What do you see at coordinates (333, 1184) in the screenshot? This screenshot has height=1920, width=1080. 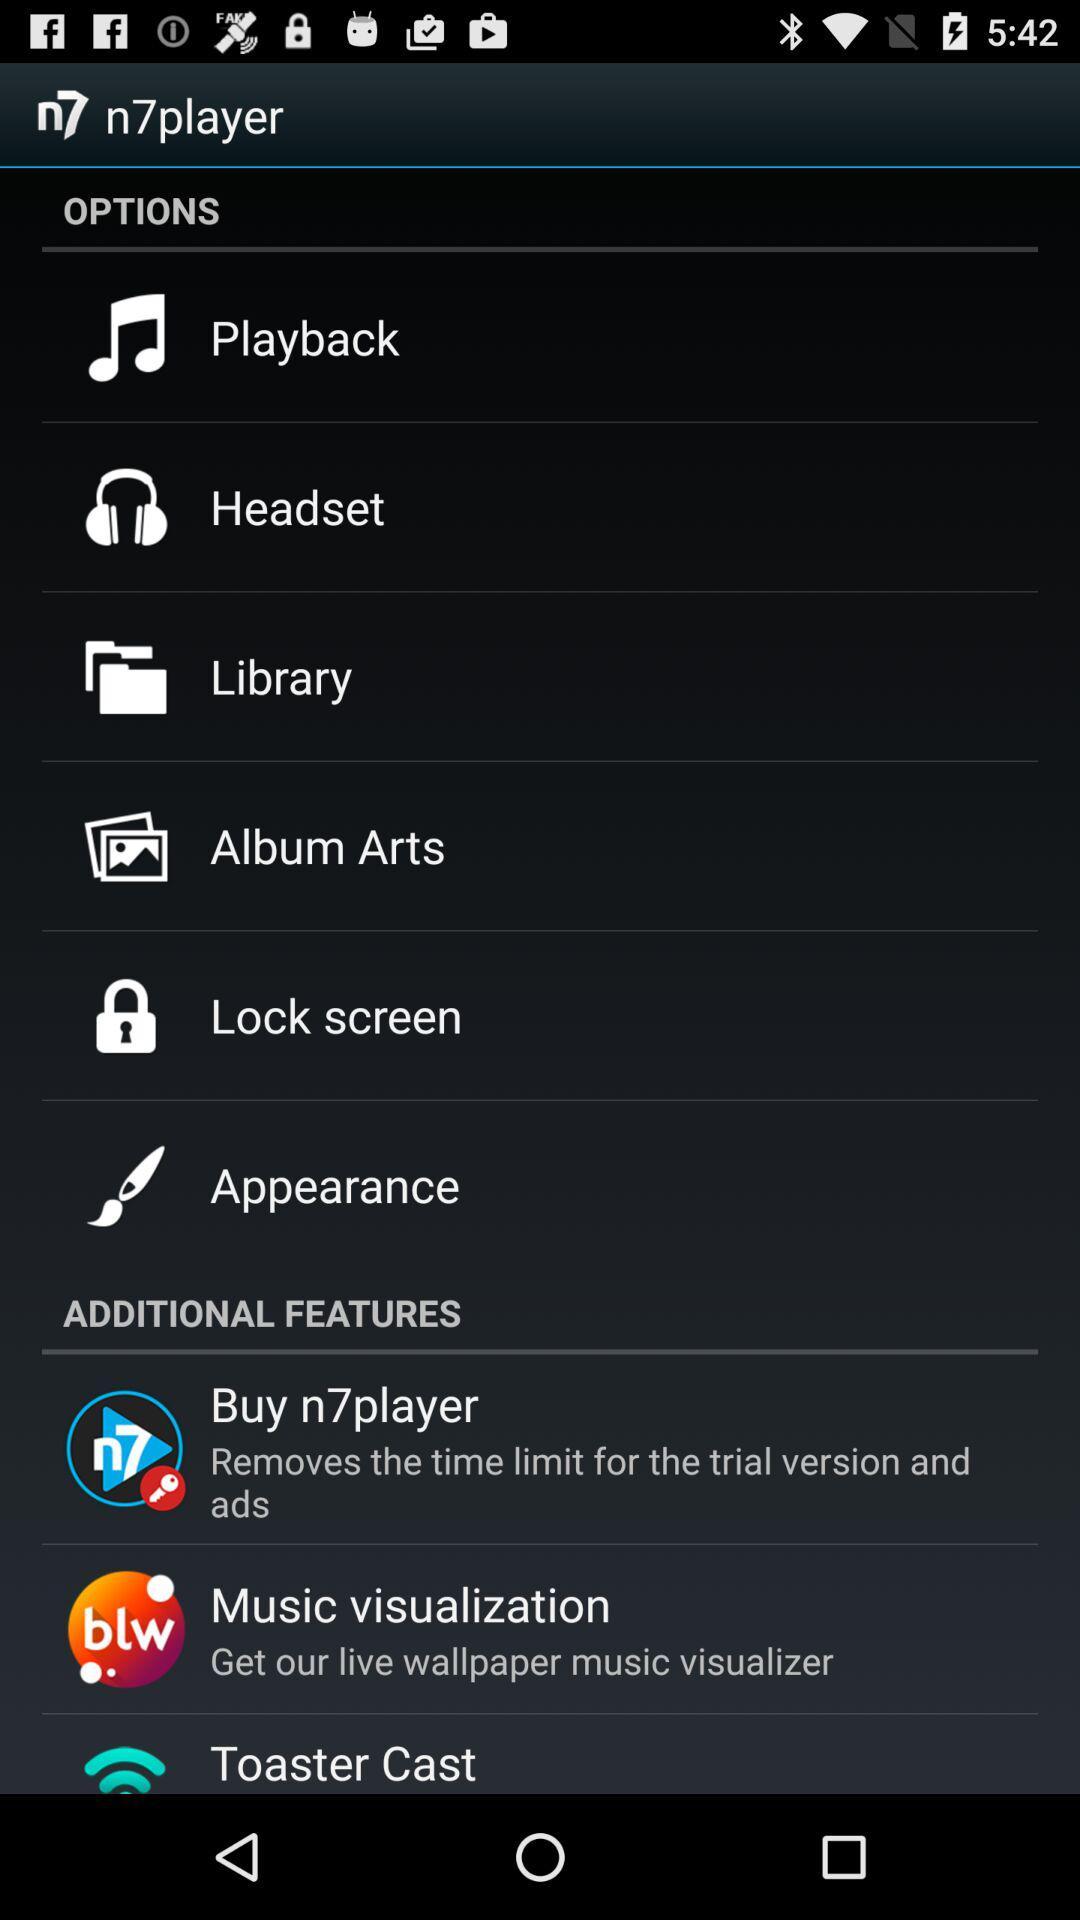 I see `the appearance app` at bounding box center [333, 1184].